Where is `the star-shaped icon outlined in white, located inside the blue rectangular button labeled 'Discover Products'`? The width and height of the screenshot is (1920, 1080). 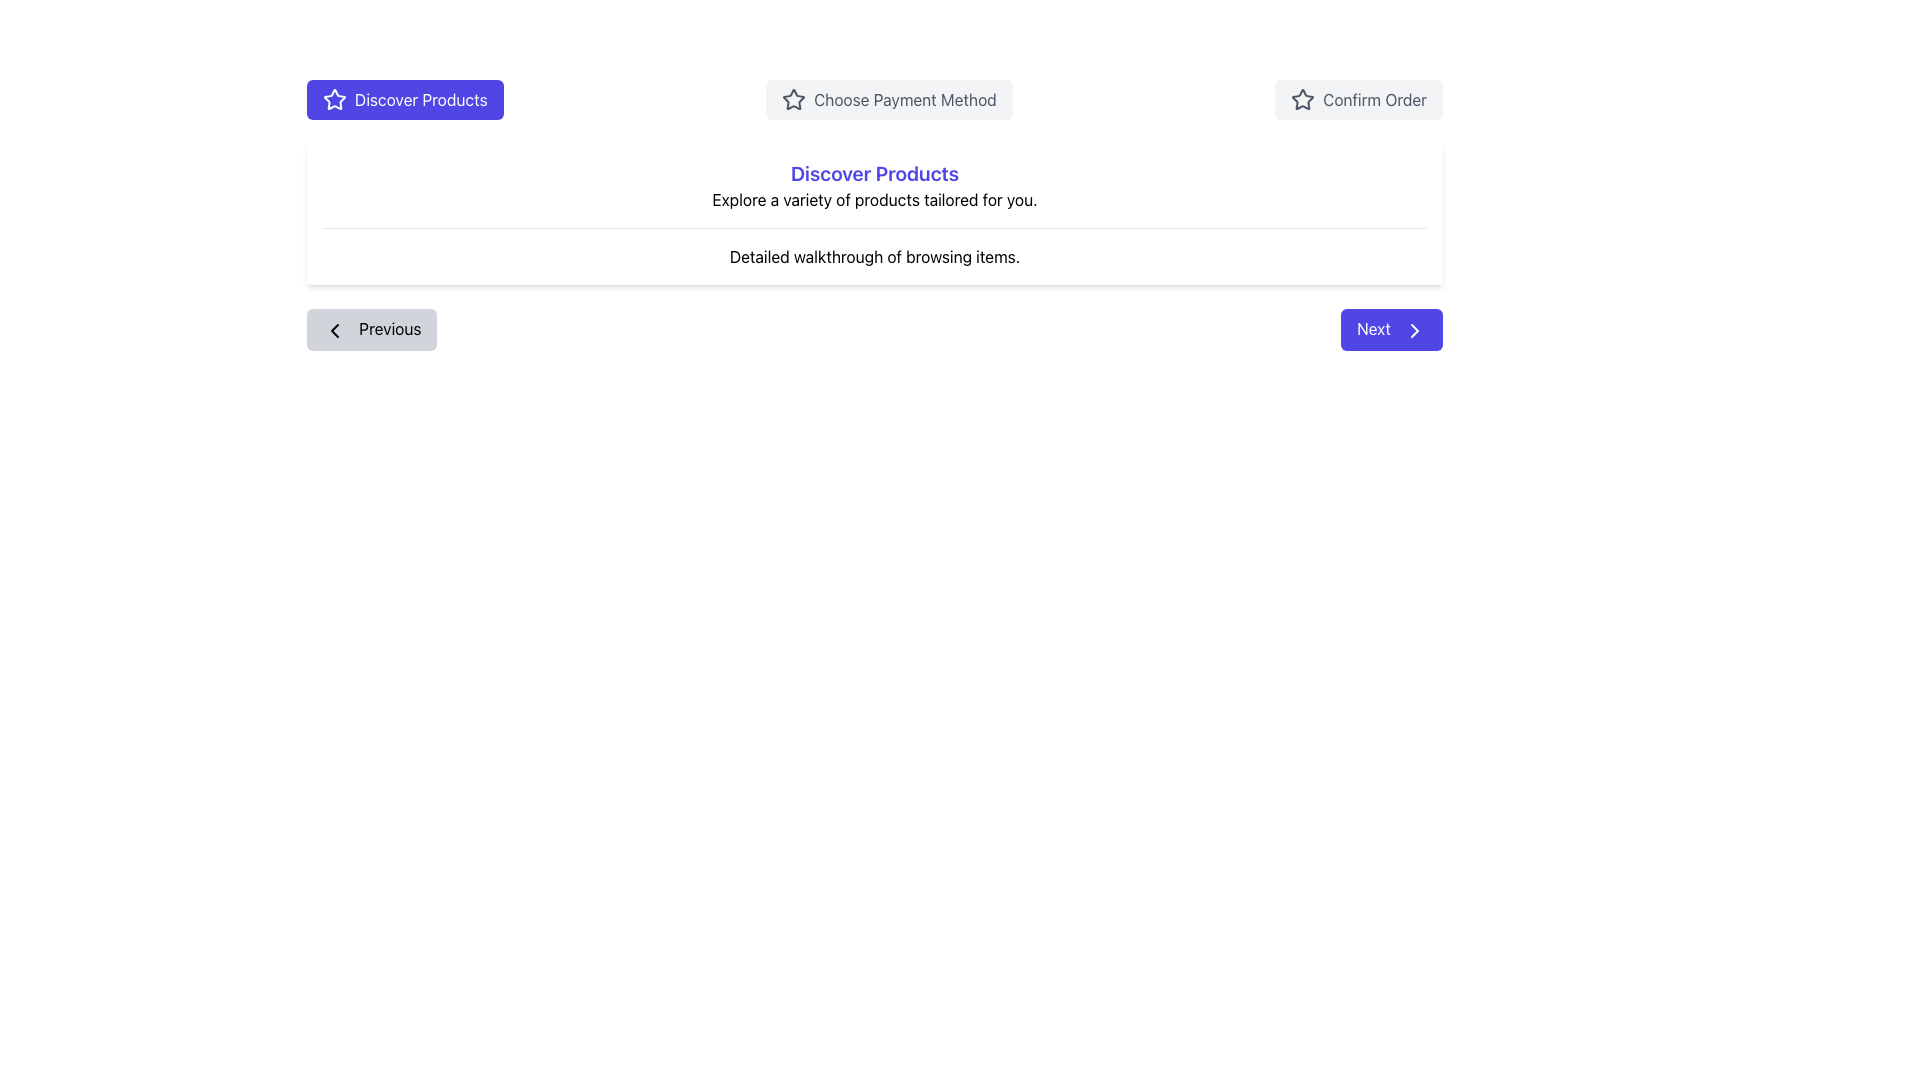 the star-shaped icon outlined in white, located inside the blue rectangular button labeled 'Discover Products' is located at coordinates (335, 100).